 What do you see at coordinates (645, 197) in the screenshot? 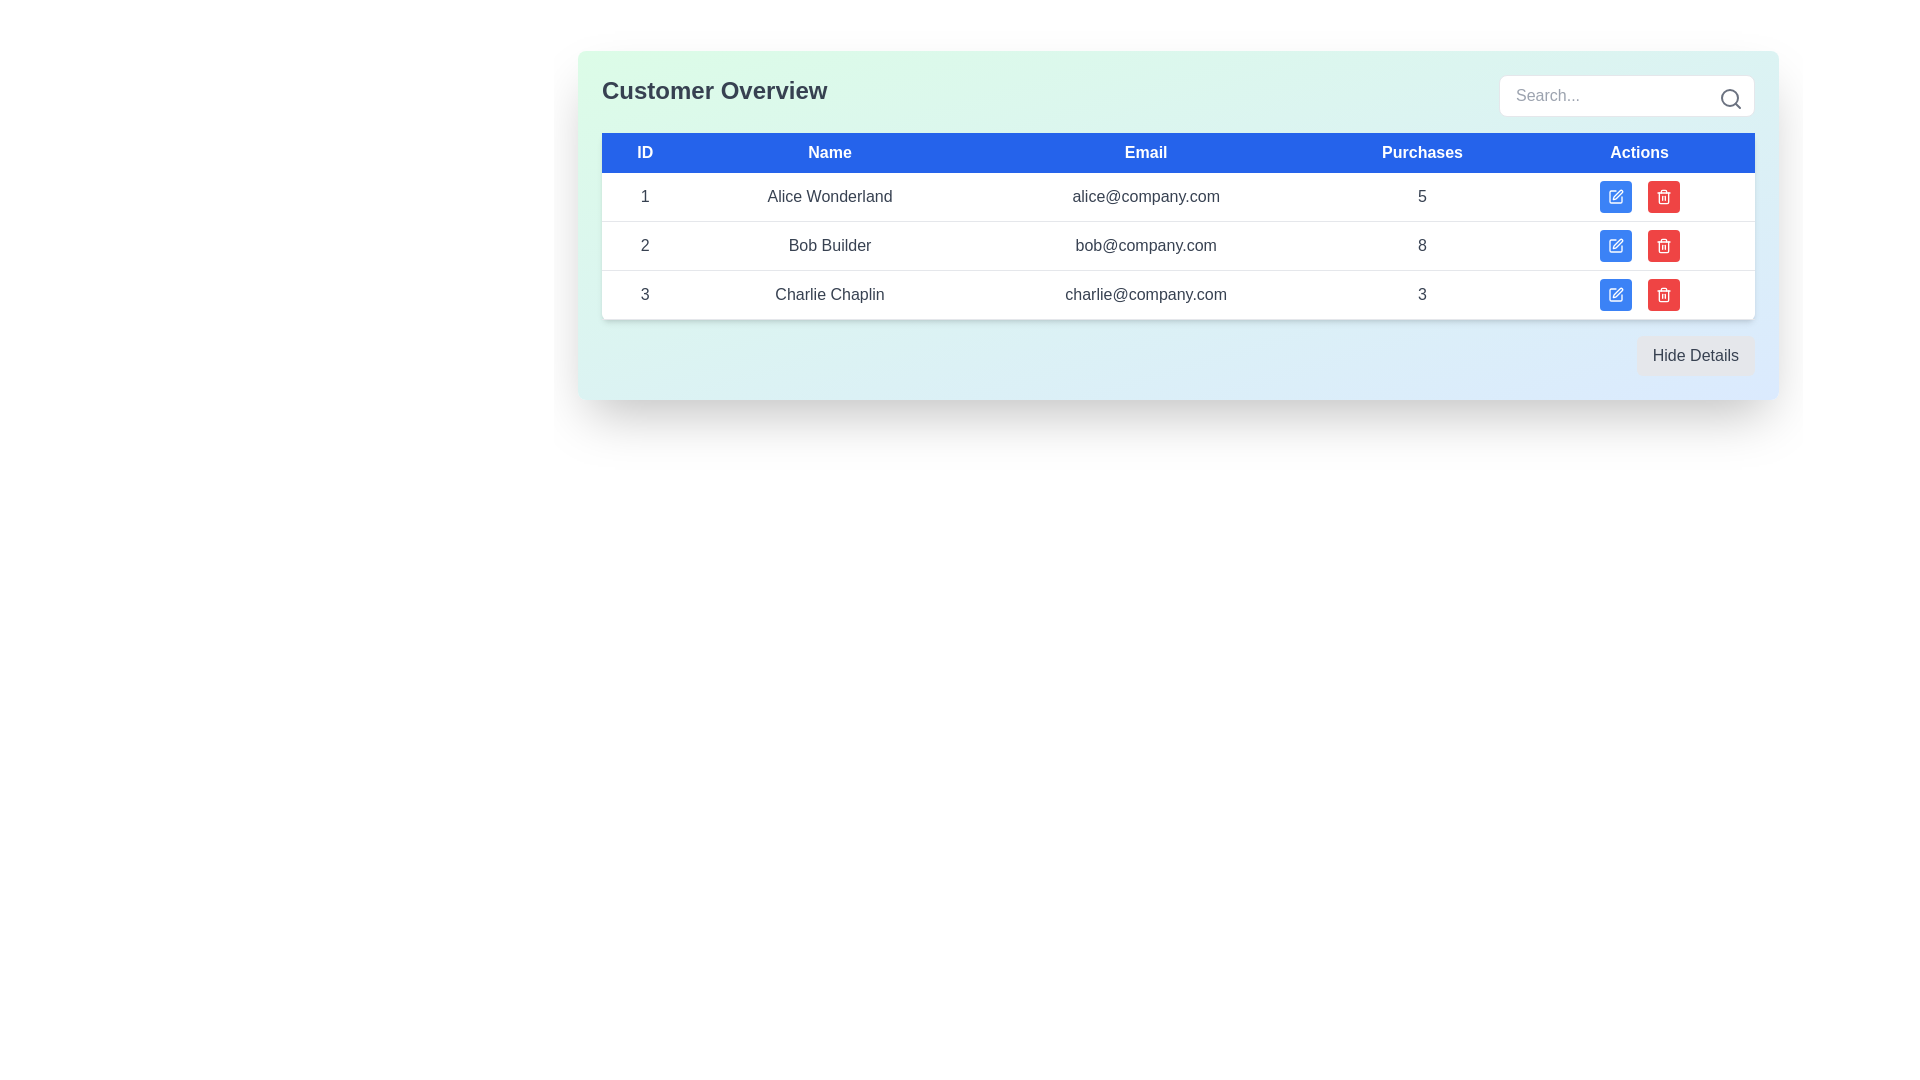
I see `the static text identifier in the first row of the table that is located directly beneath the 'ID' header and adjacent to the 'Name' column containing 'Alice Wonderland'` at bounding box center [645, 197].